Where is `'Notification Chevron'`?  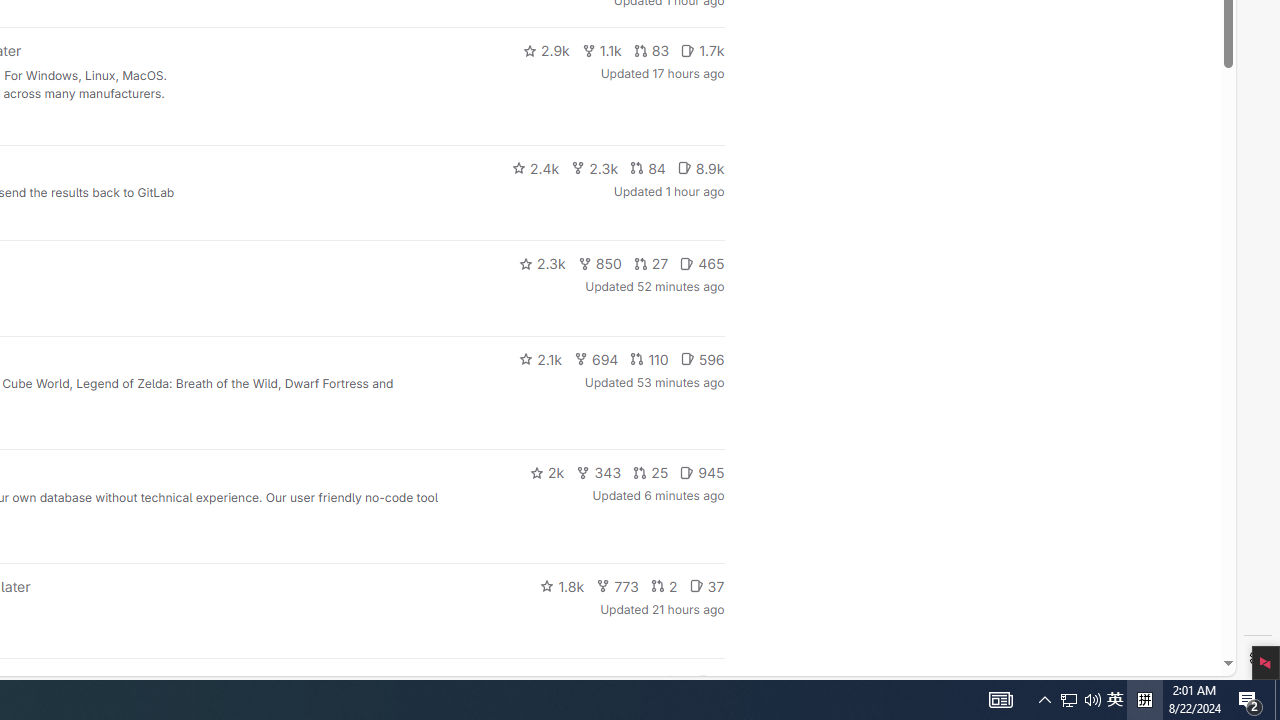 'Notification Chevron' is located at coordinates (1044, 698).